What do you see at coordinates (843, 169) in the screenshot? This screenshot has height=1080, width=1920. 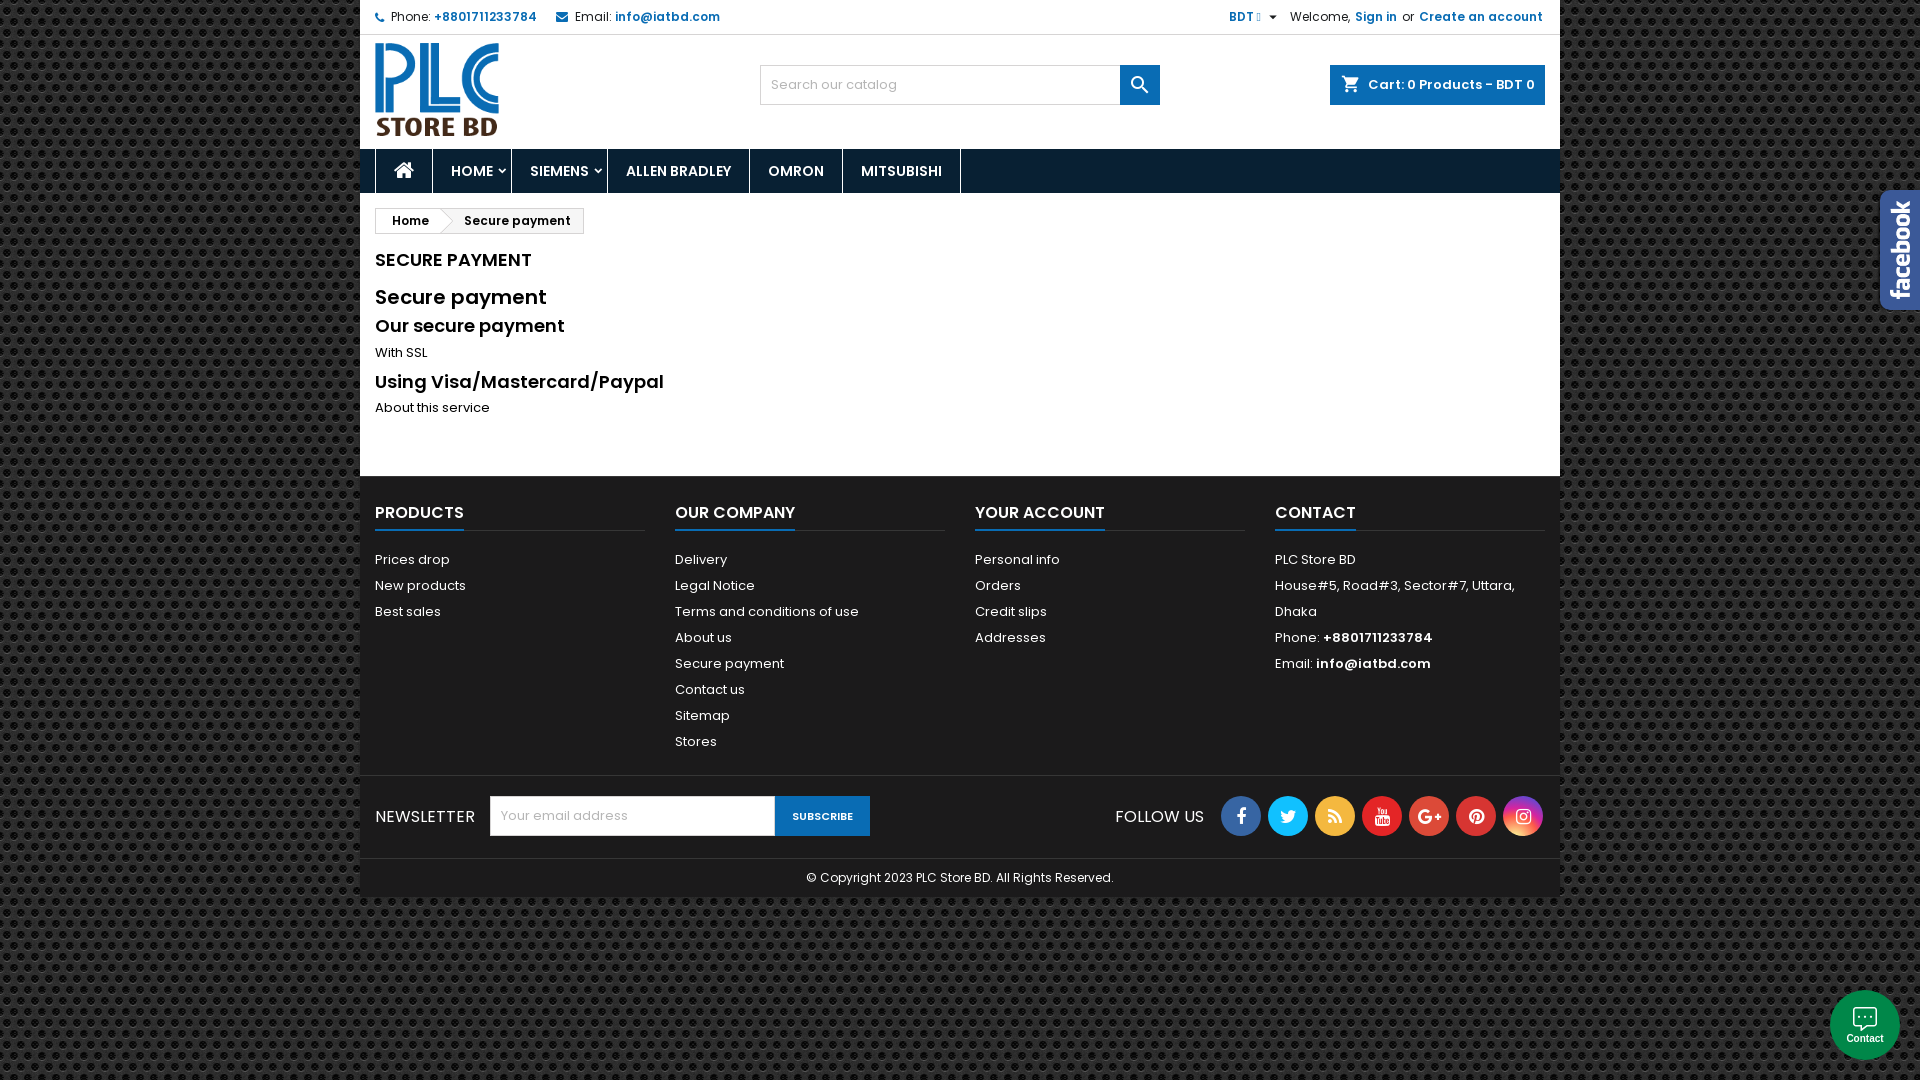 I see `'MITSUBISHI'` at bounding box center [843, 169].